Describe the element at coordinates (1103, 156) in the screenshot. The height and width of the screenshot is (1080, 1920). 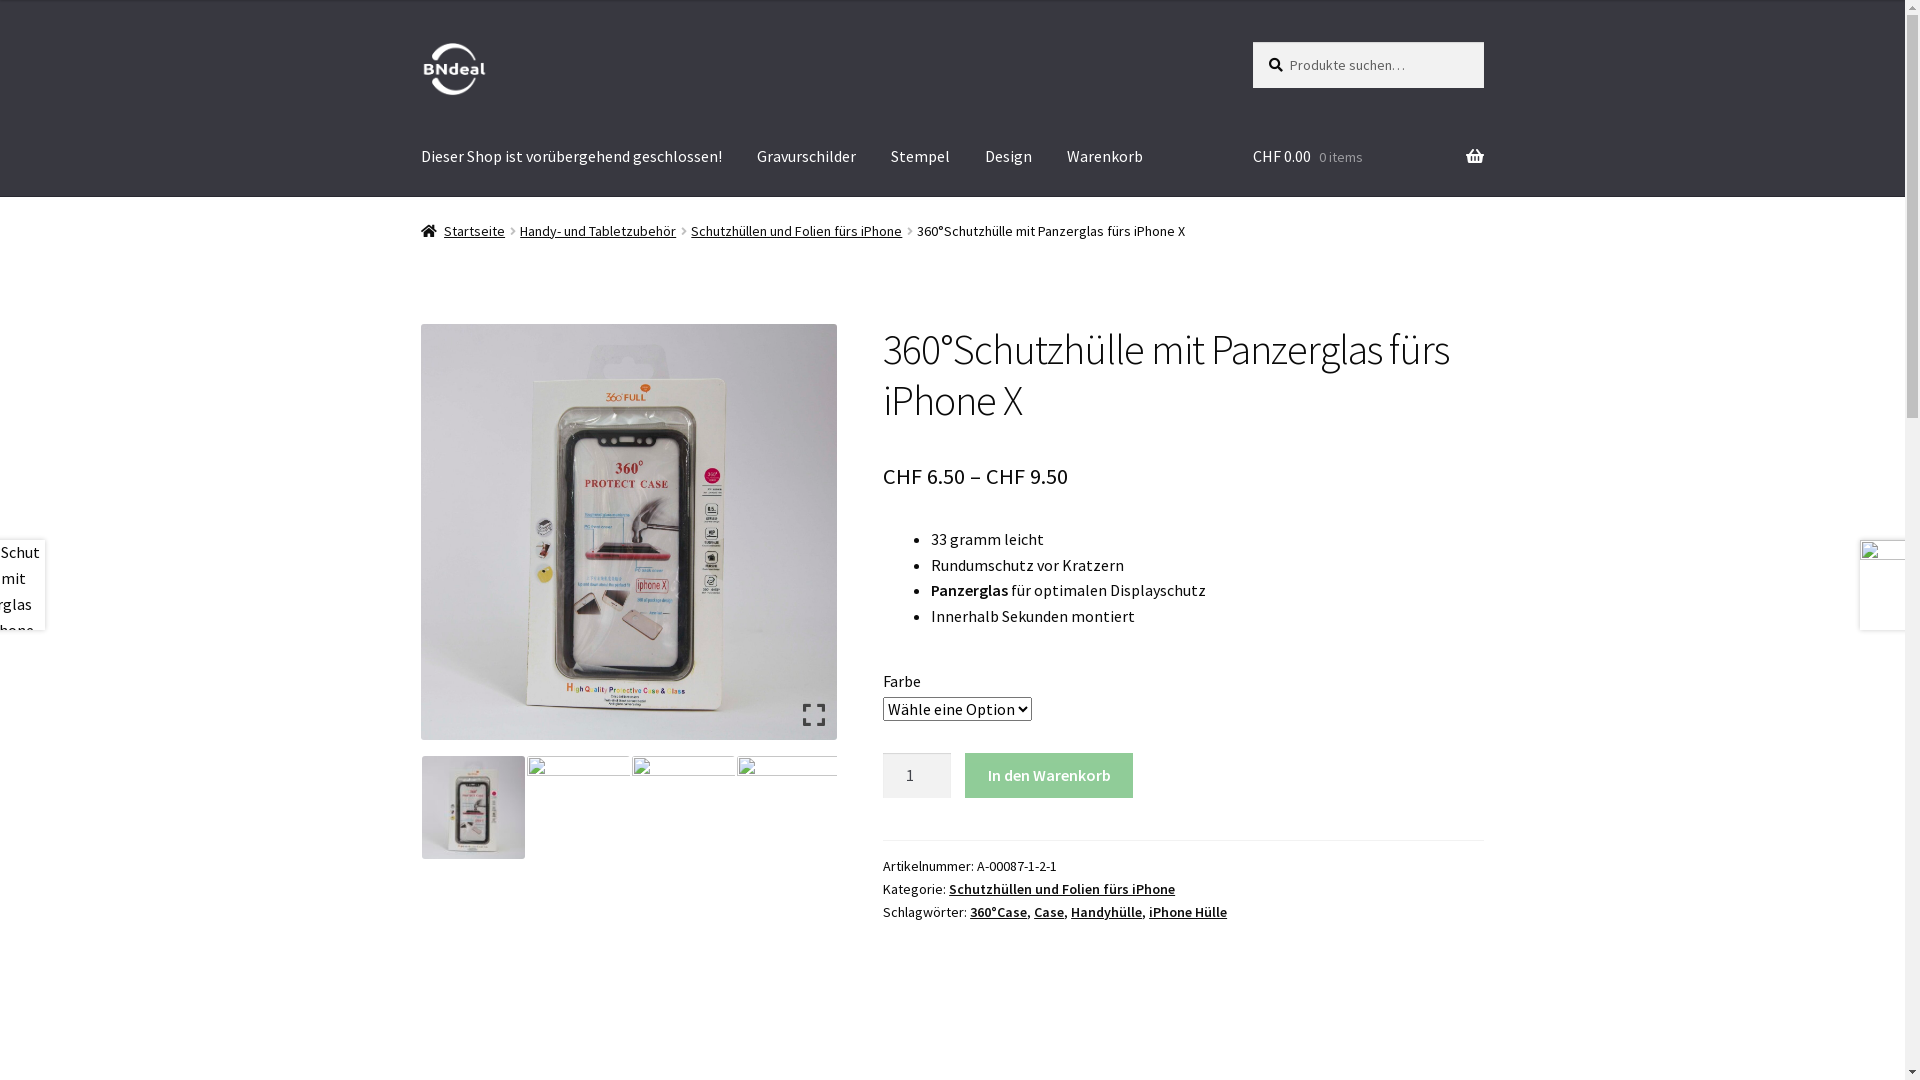
I see `'Warenkorb'` at that location.